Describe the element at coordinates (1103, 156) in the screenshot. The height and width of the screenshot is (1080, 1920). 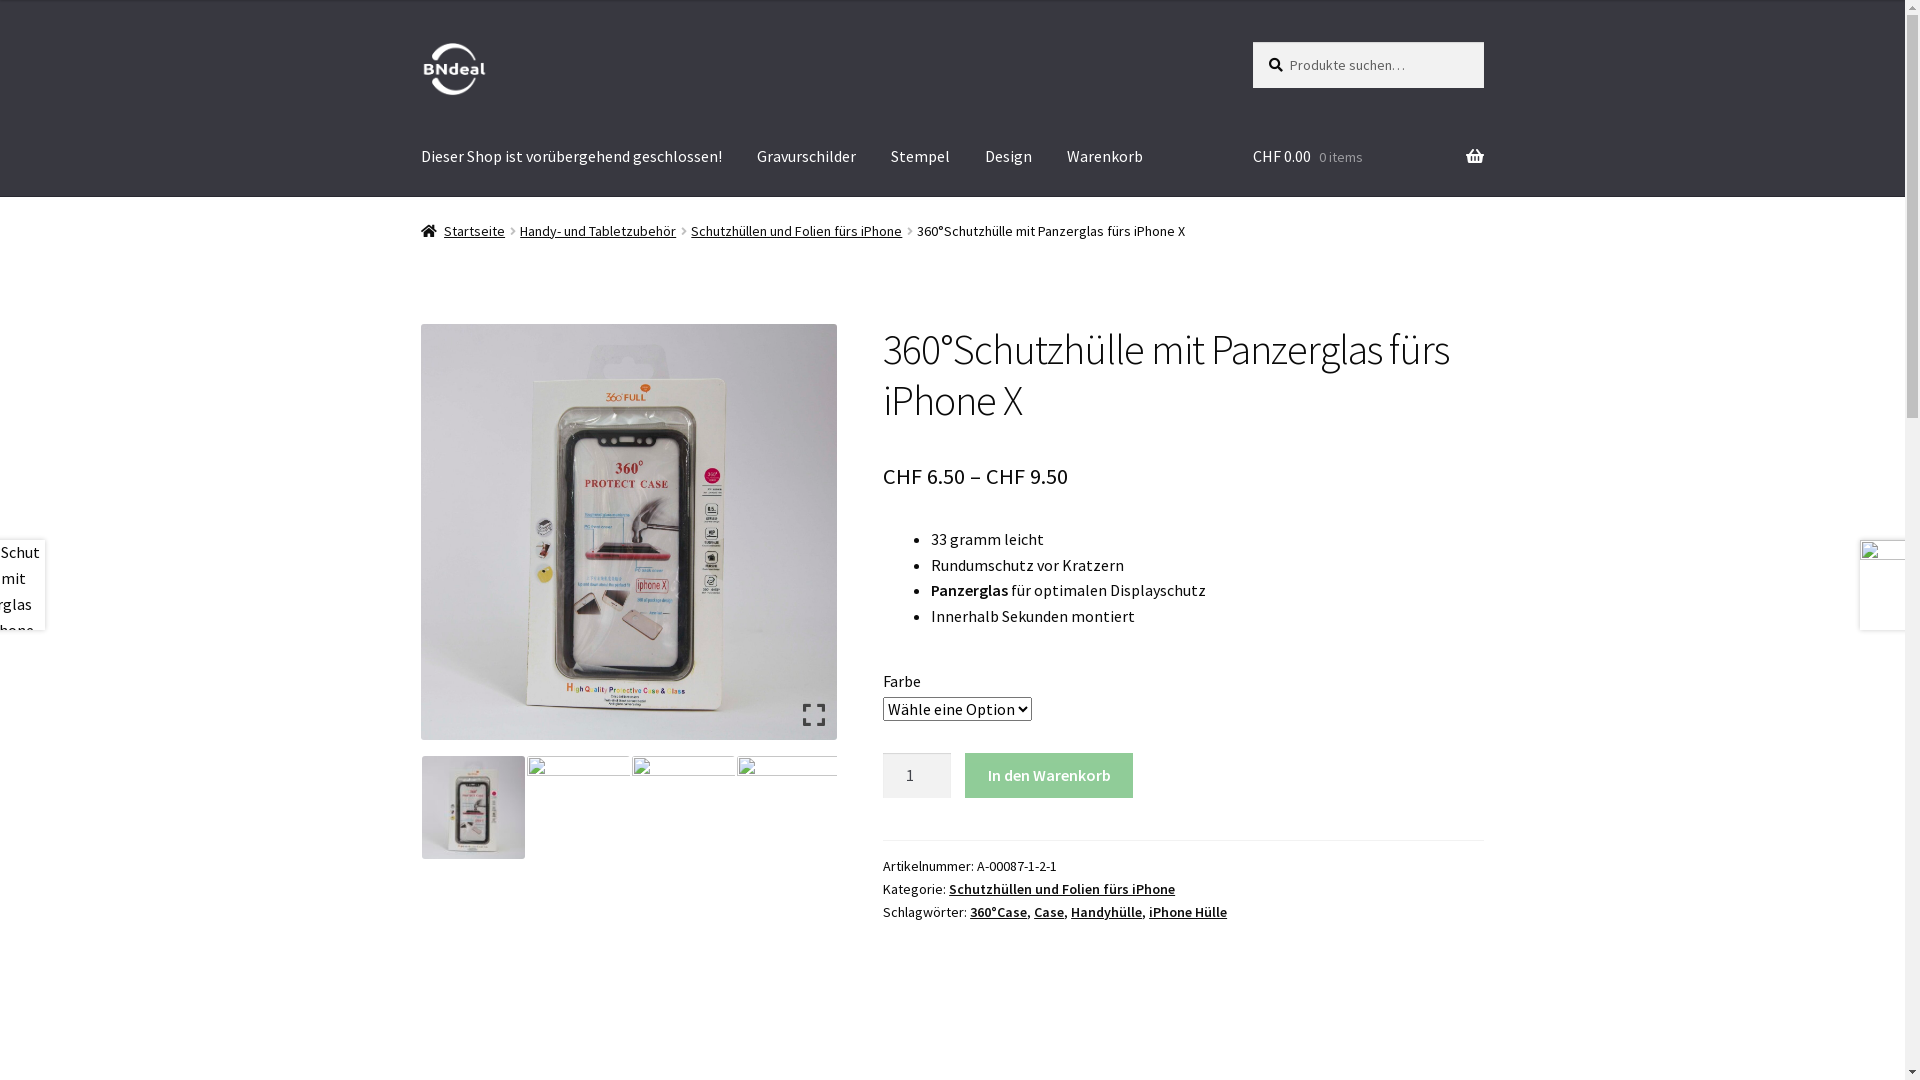
I see `'Warenkorb'` at that location.